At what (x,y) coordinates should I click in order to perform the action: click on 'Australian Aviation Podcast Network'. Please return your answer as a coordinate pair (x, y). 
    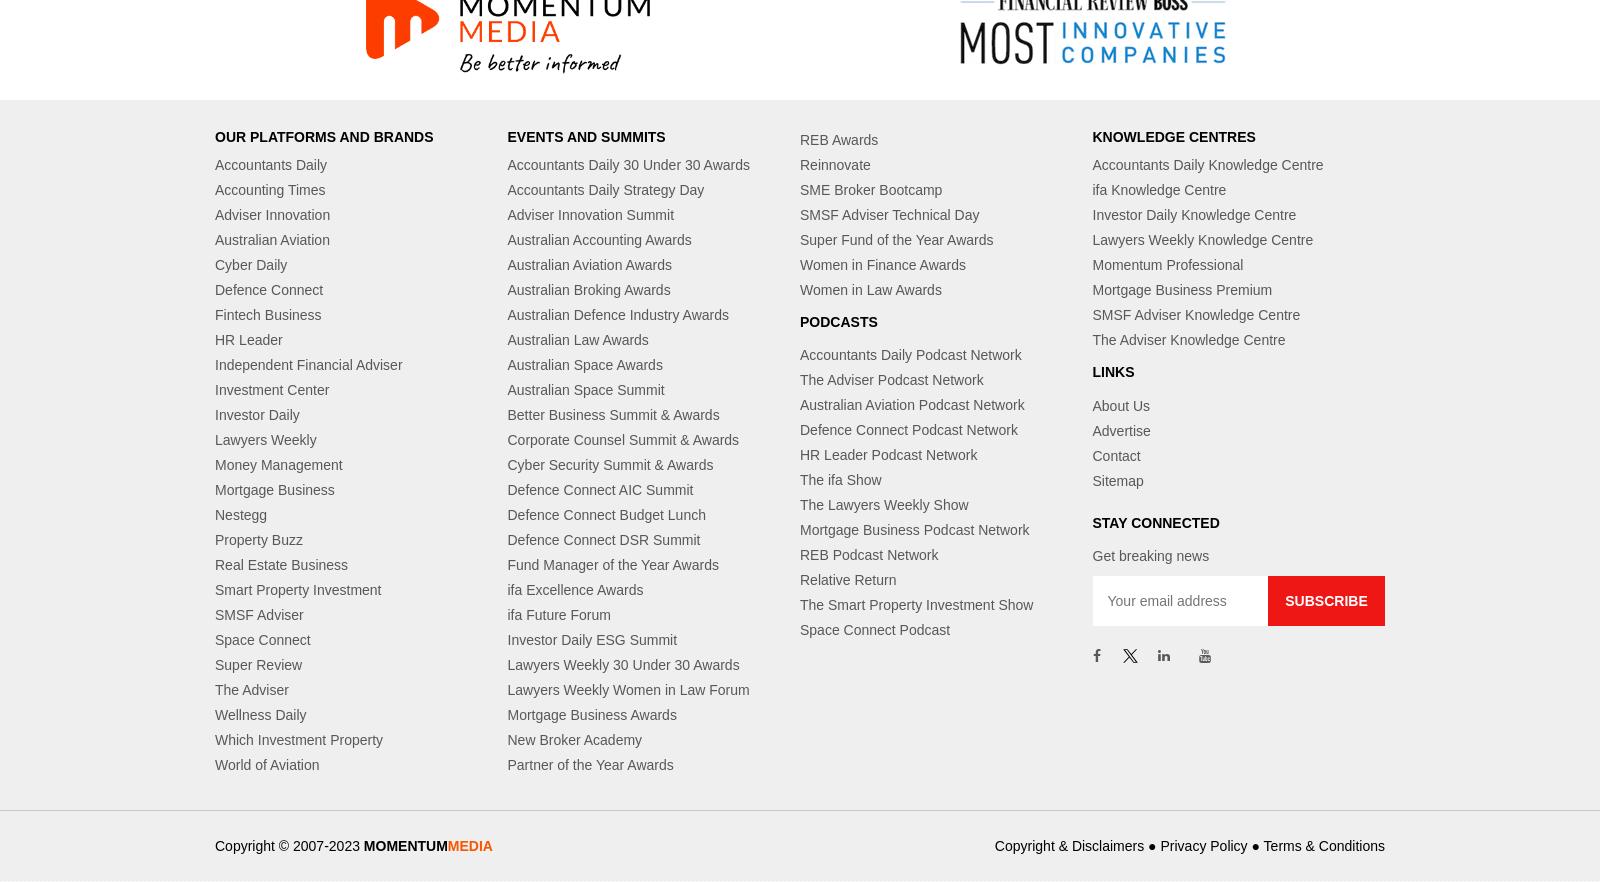
    Looking at the image, I should click on (910, 405).